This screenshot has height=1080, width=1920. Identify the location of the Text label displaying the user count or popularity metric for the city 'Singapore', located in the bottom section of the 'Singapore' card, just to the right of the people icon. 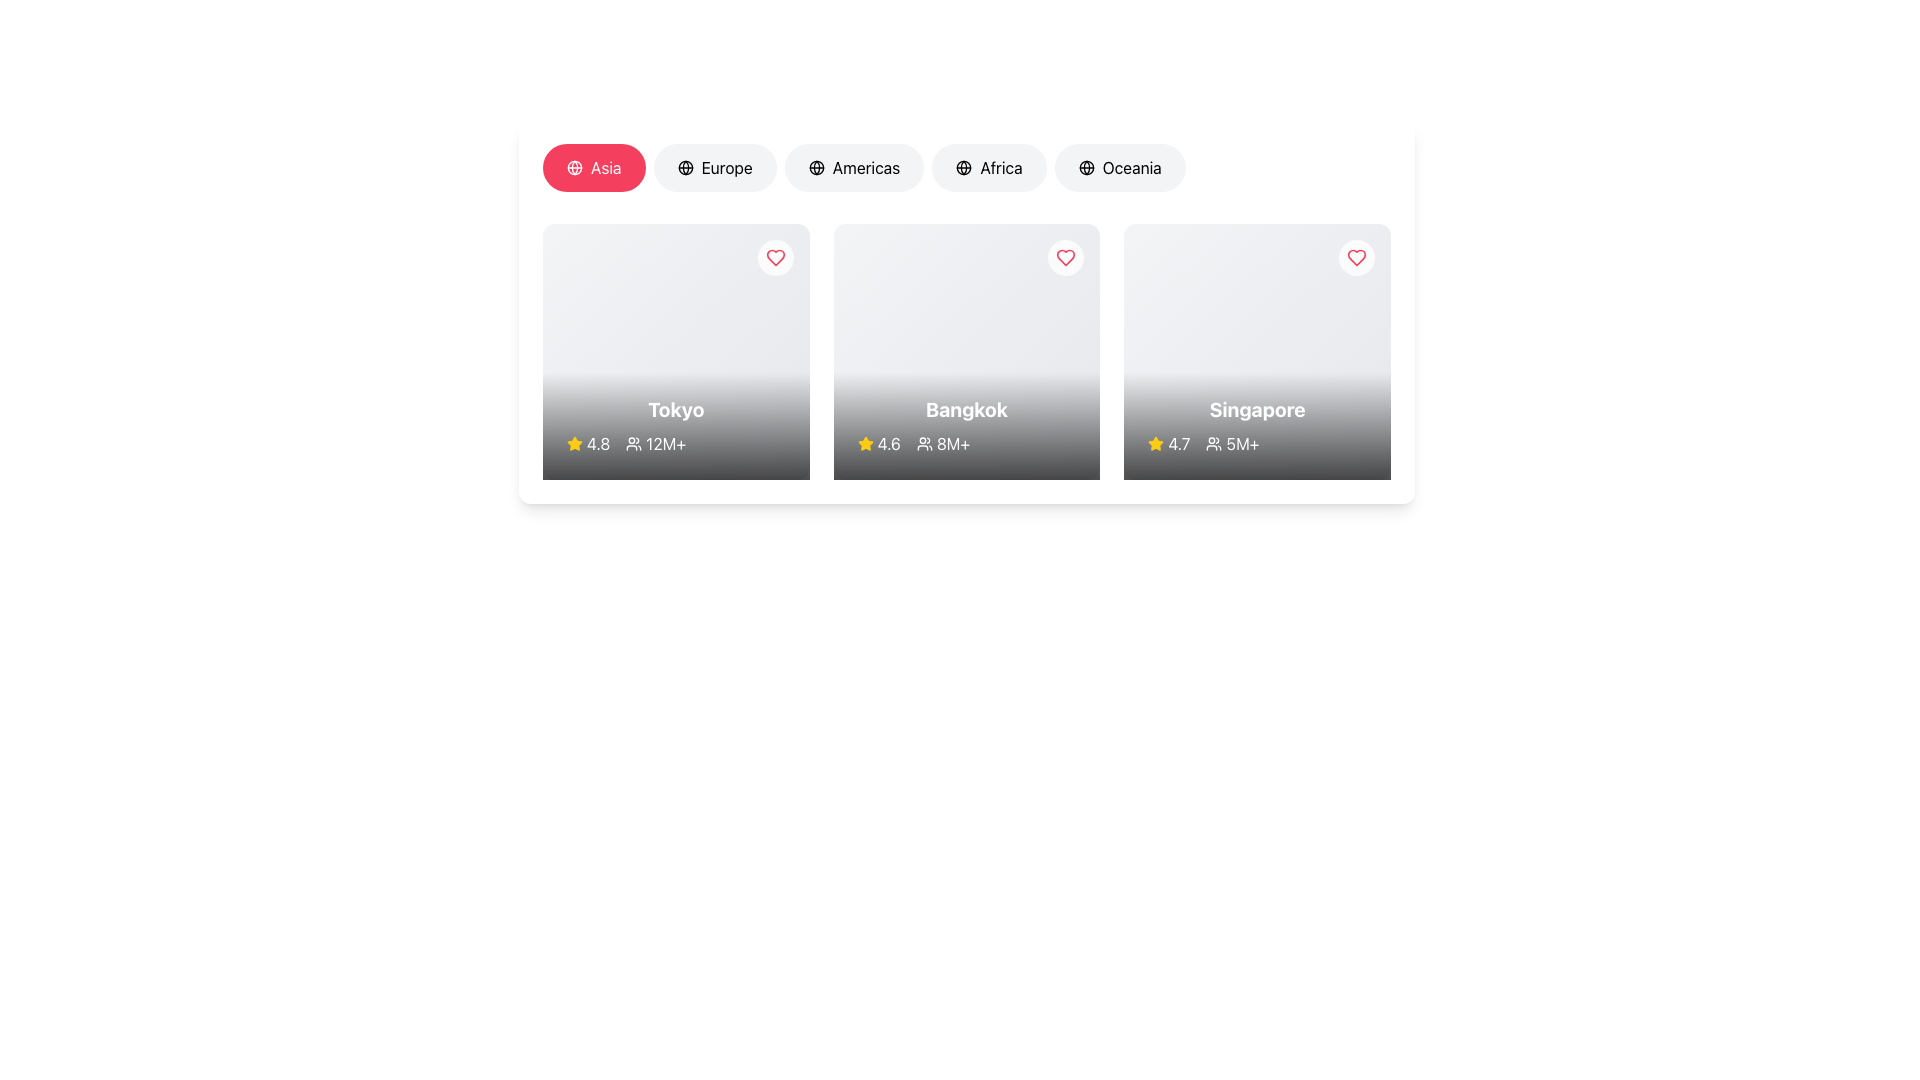
(1242, 442).